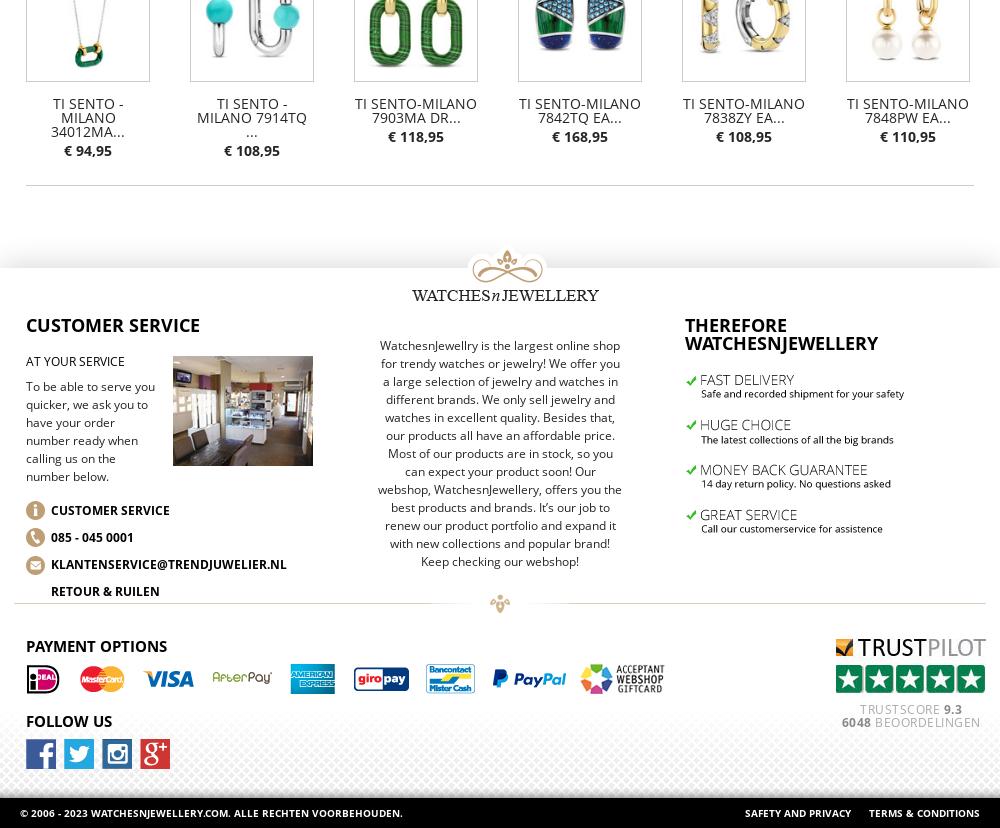  Describe the element at coordinates (87, 116) in the screenshot. I see `'Ti Sento - Milano 34012MA...'` at that location.